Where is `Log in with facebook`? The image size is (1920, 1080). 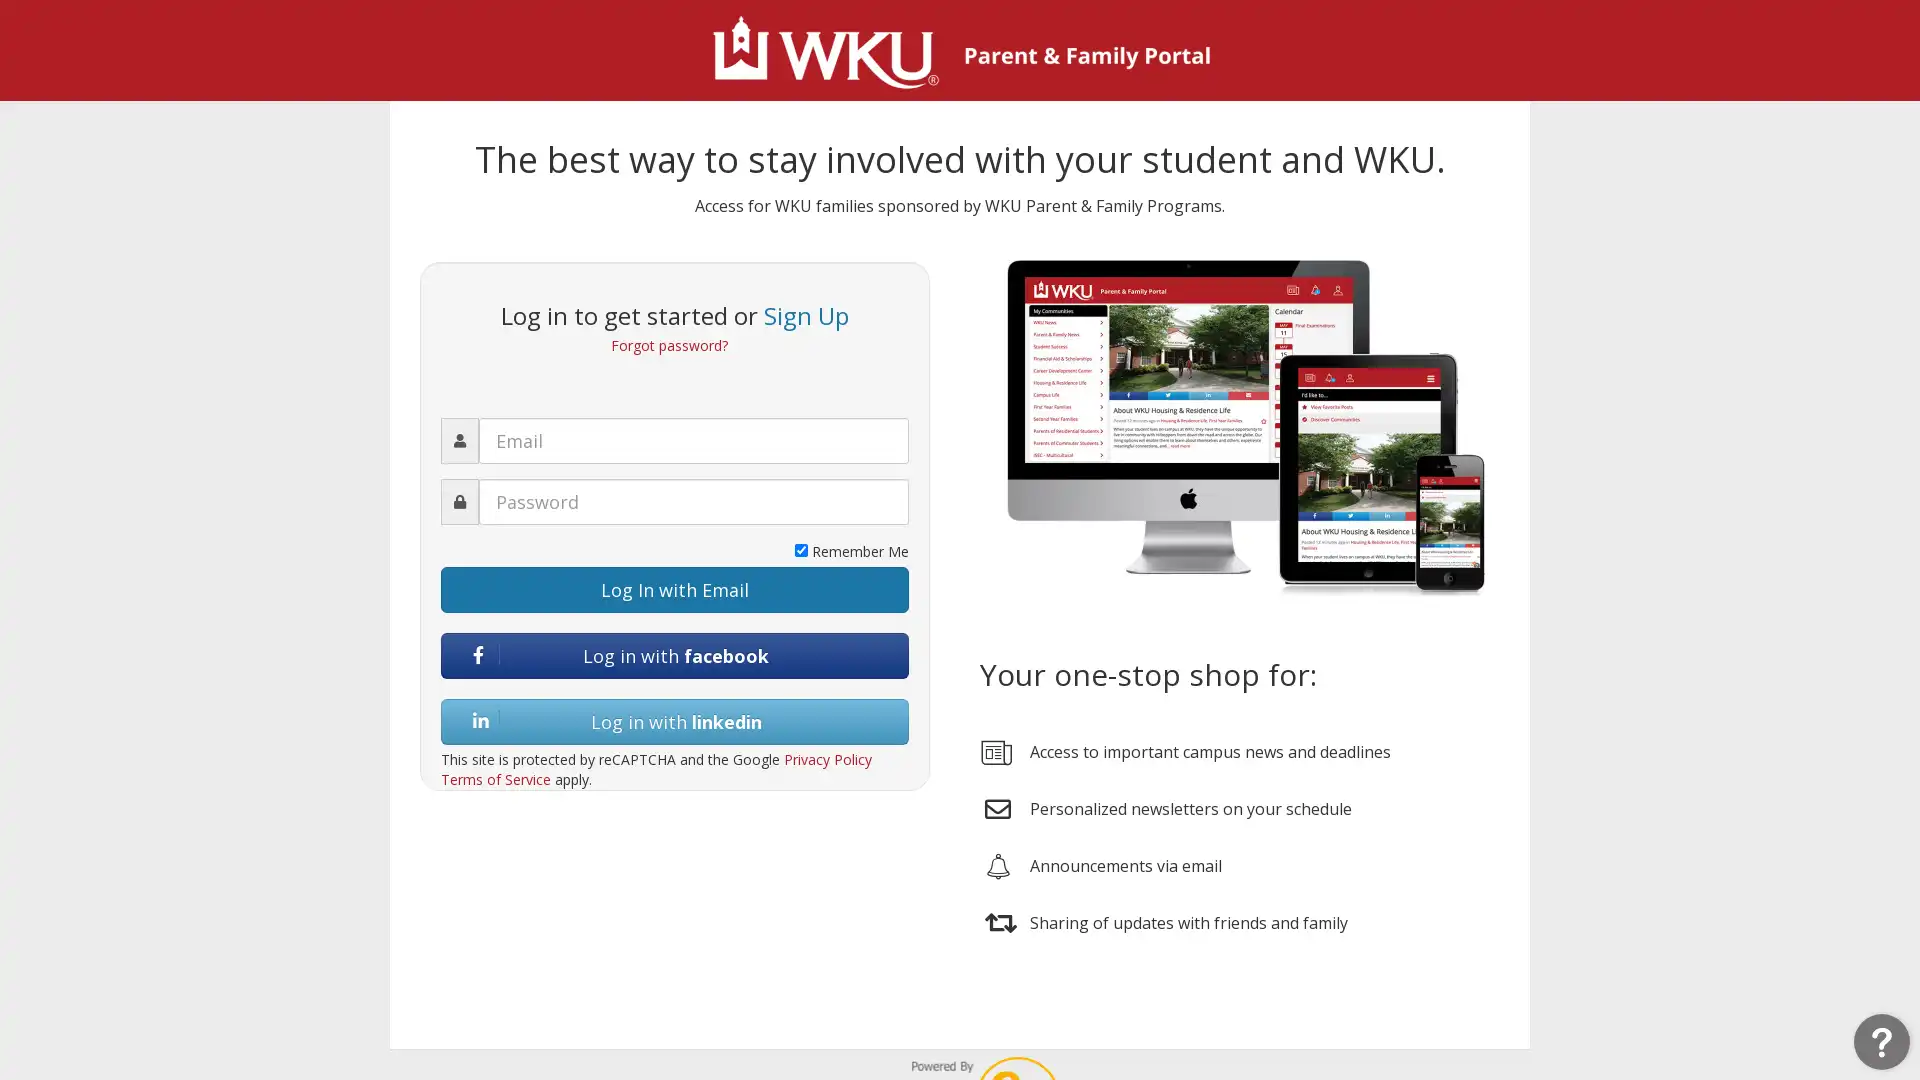 Log in with facebook is located at coordinates (675, 655).